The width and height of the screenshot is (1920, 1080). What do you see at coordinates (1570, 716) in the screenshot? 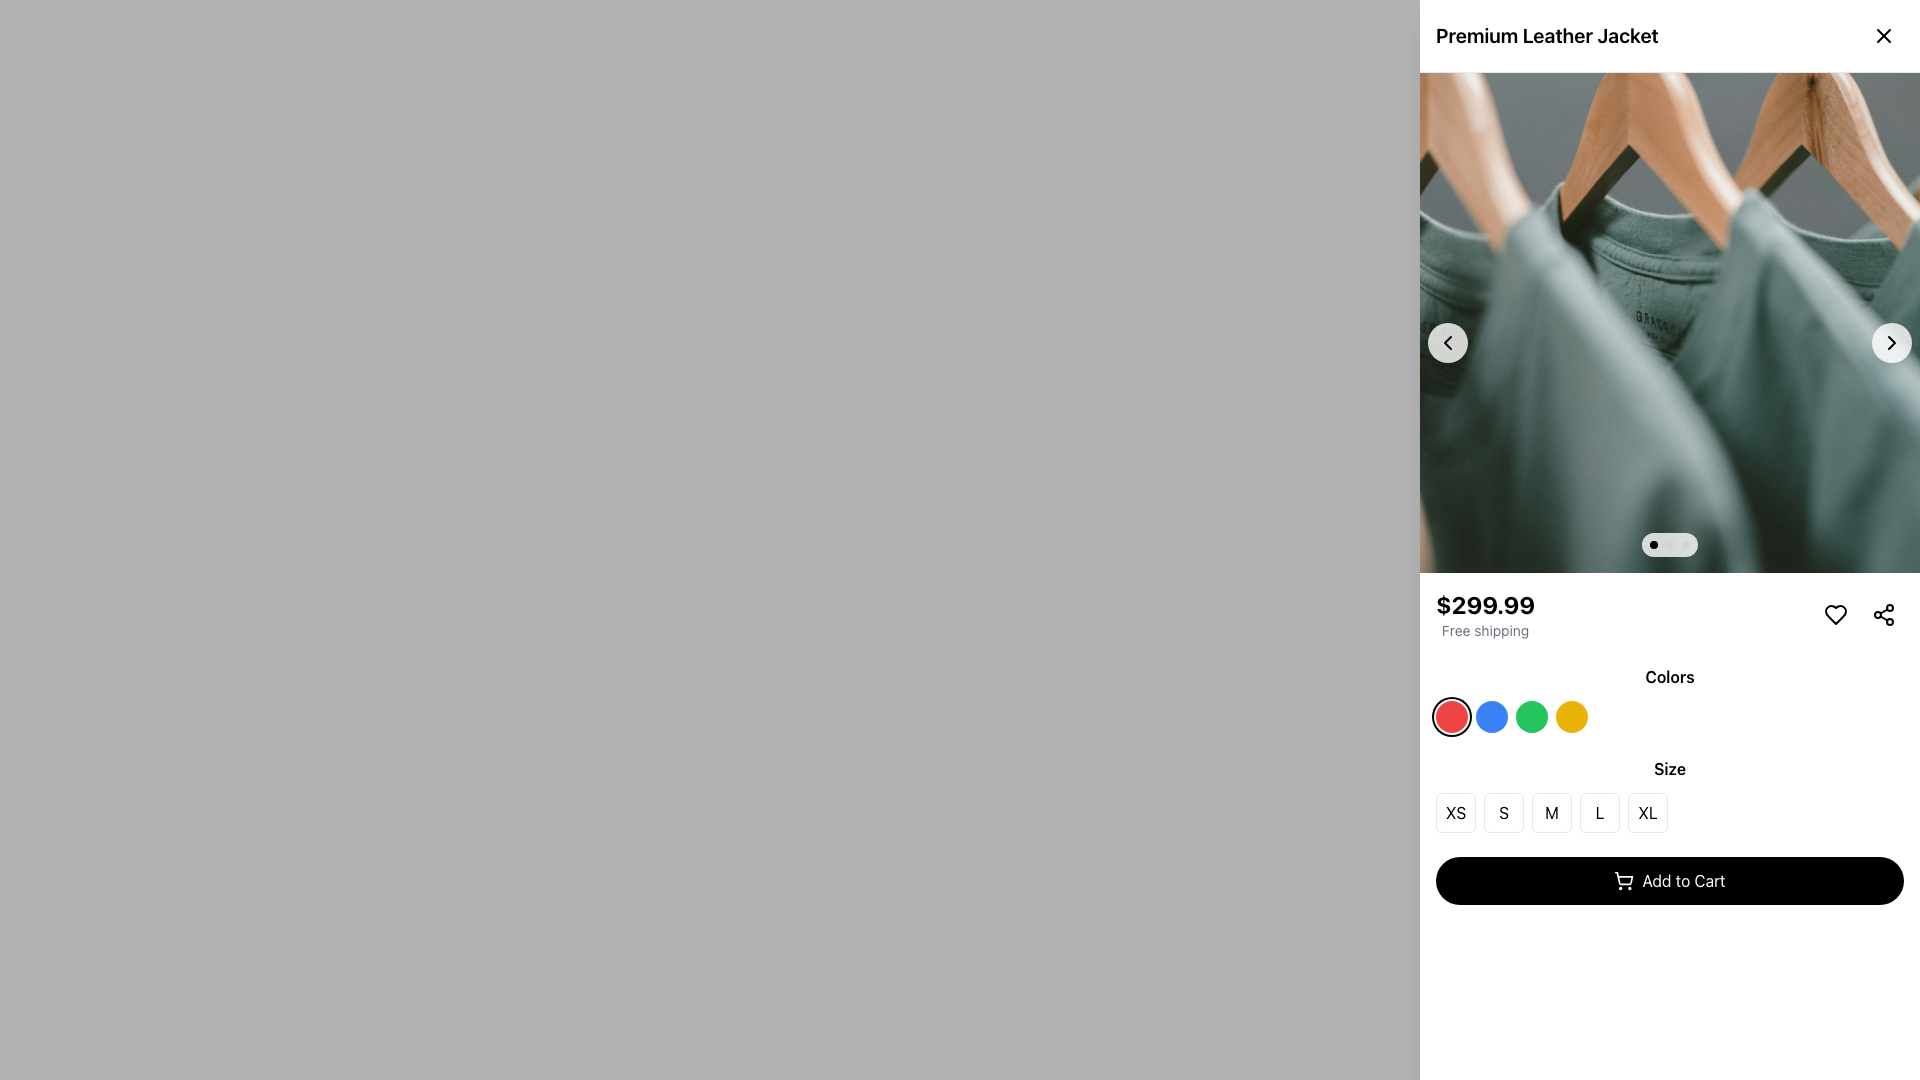
I see `the selectable circle indicator with a yellow background located in the fourth position of the horizontal arrangement of circular elements` at bounding box center [1570, 716].